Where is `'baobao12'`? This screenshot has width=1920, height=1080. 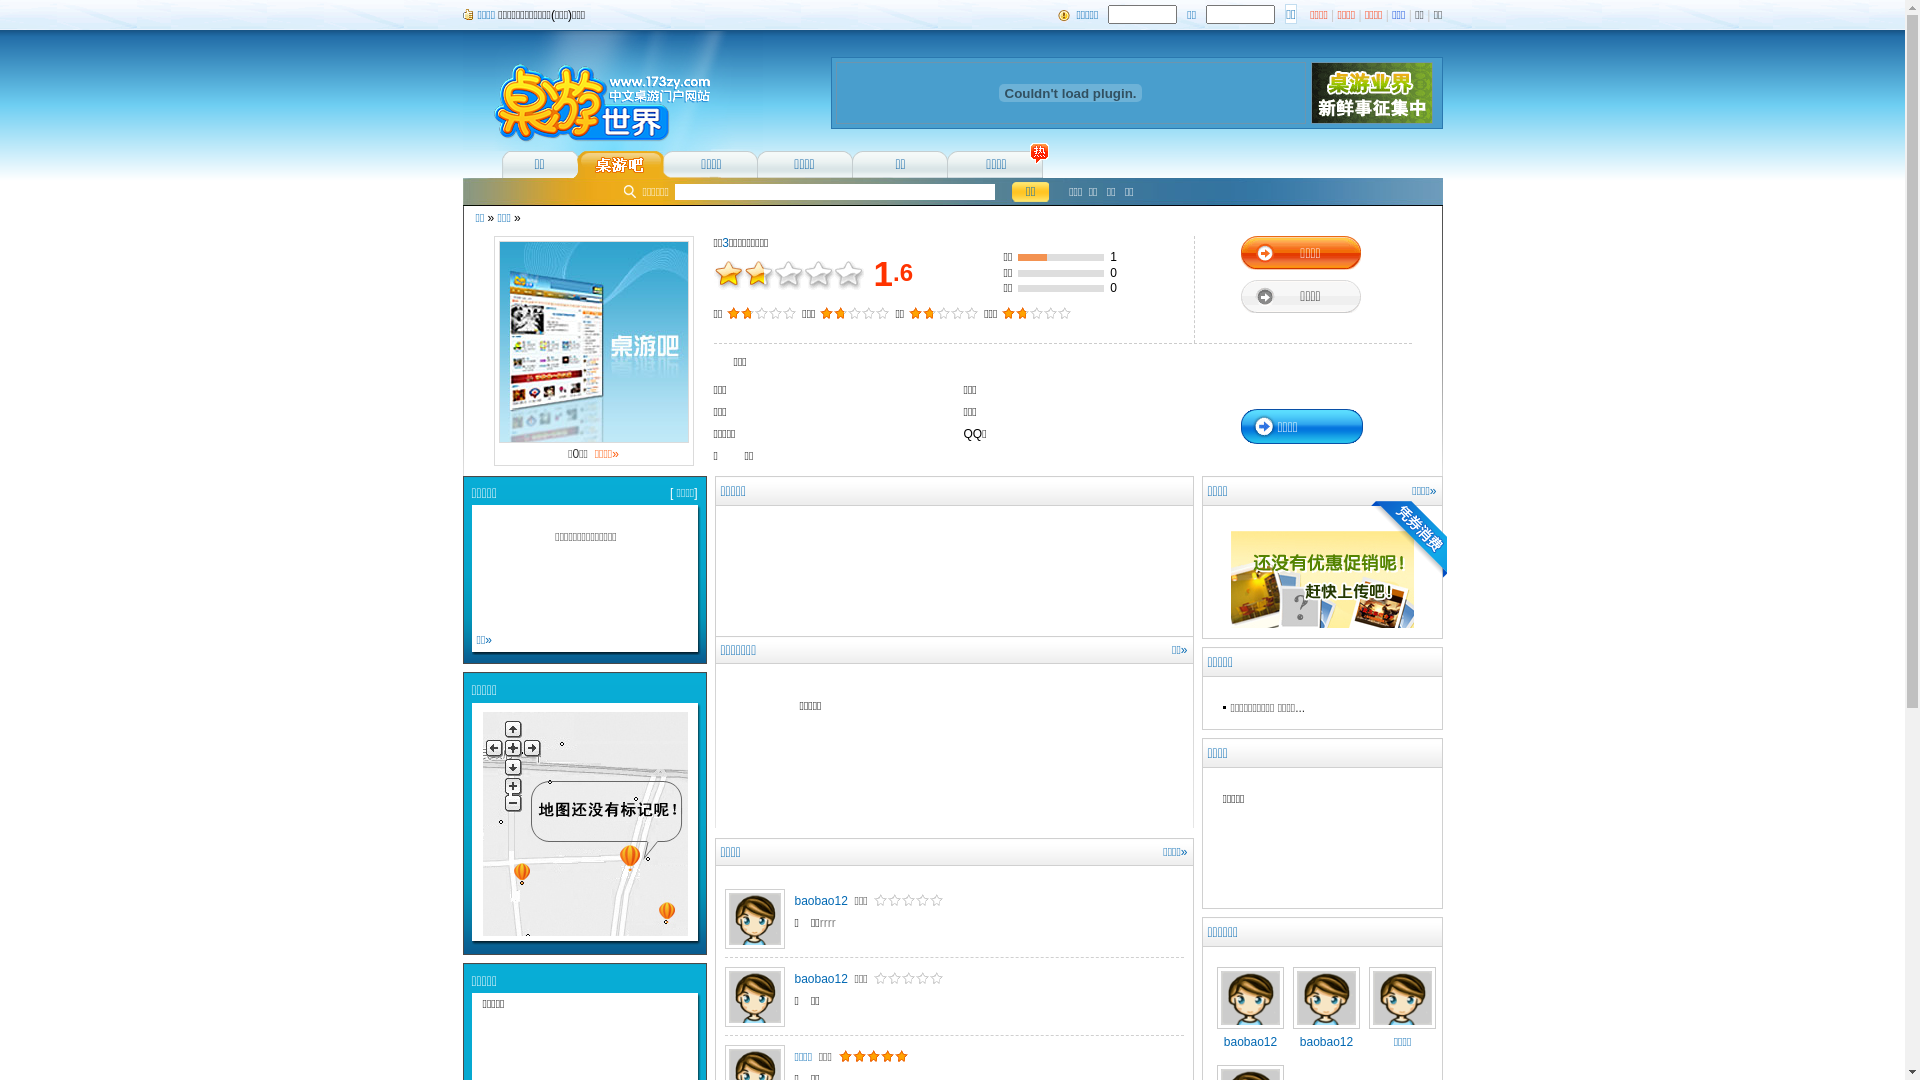 'baobao12' is located at coordinates (792, 978).